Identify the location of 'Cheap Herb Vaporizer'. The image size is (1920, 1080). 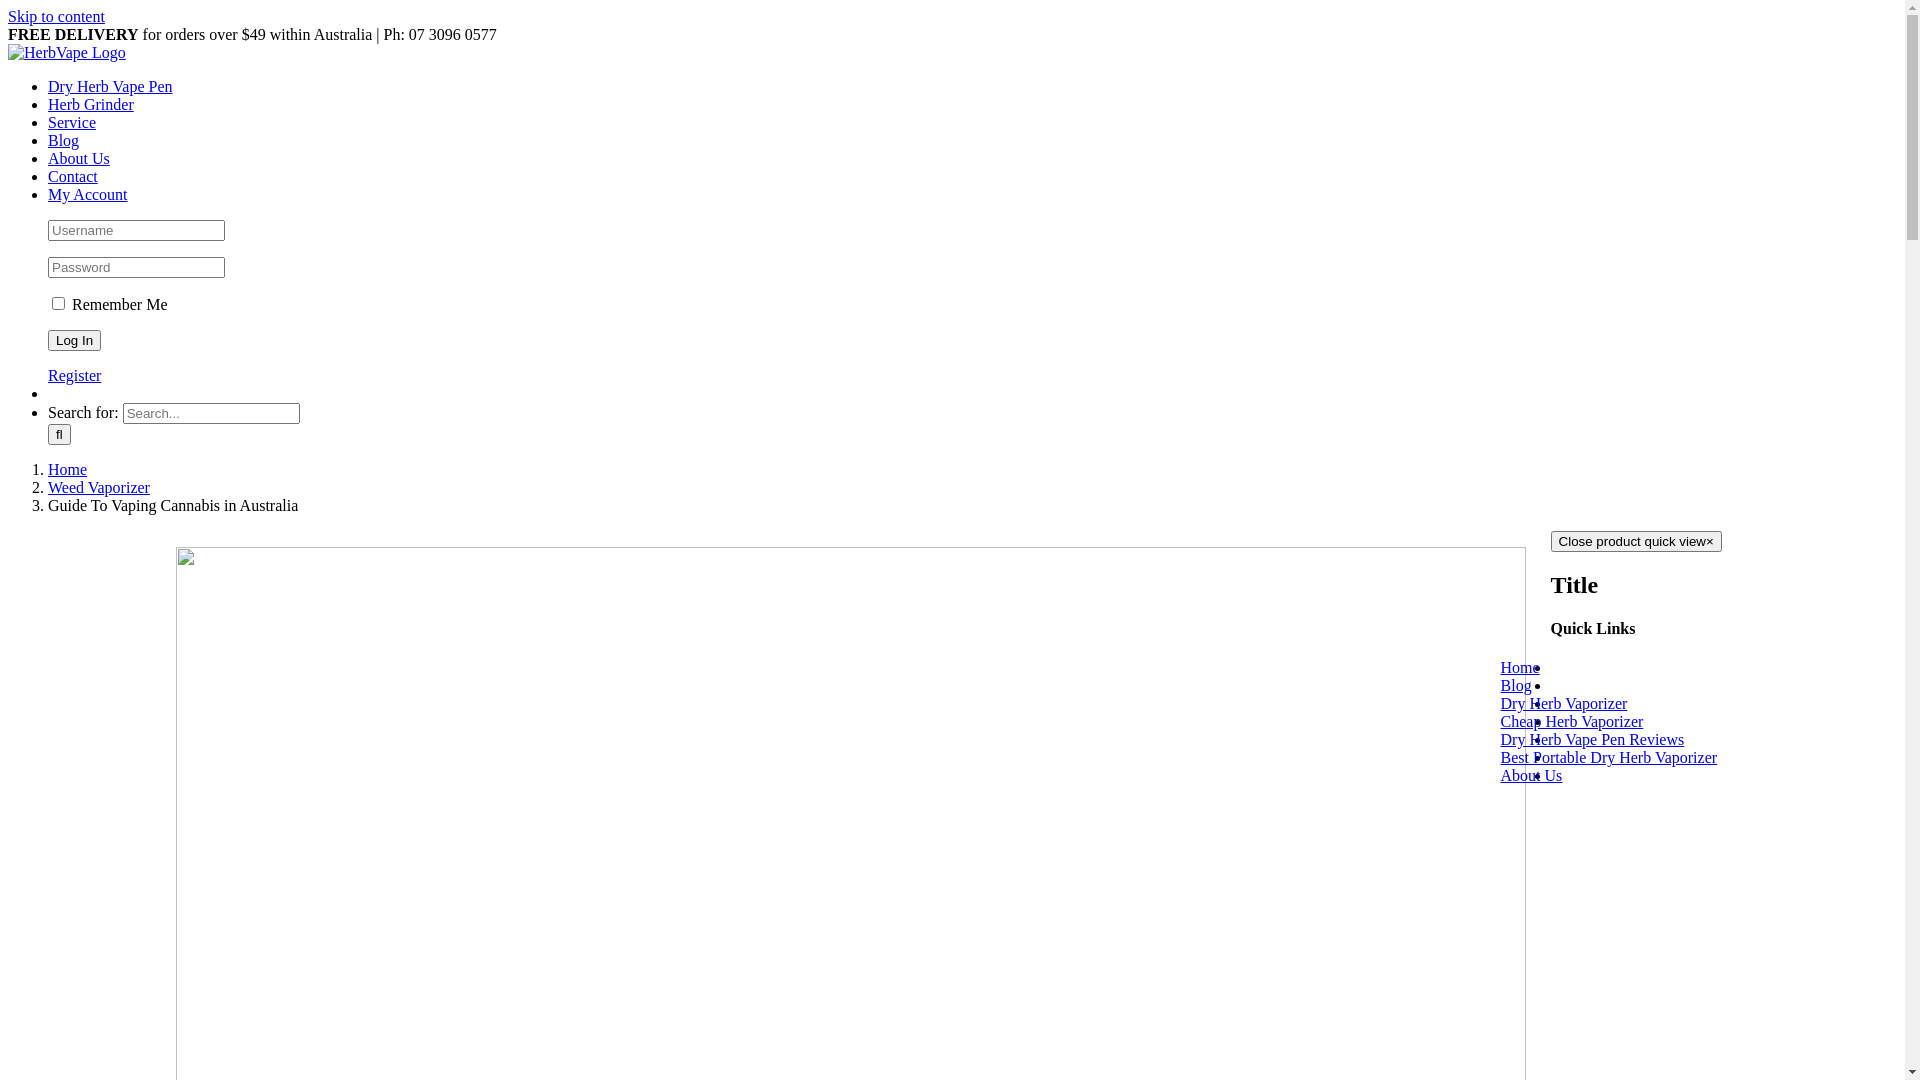
(1596, 721).